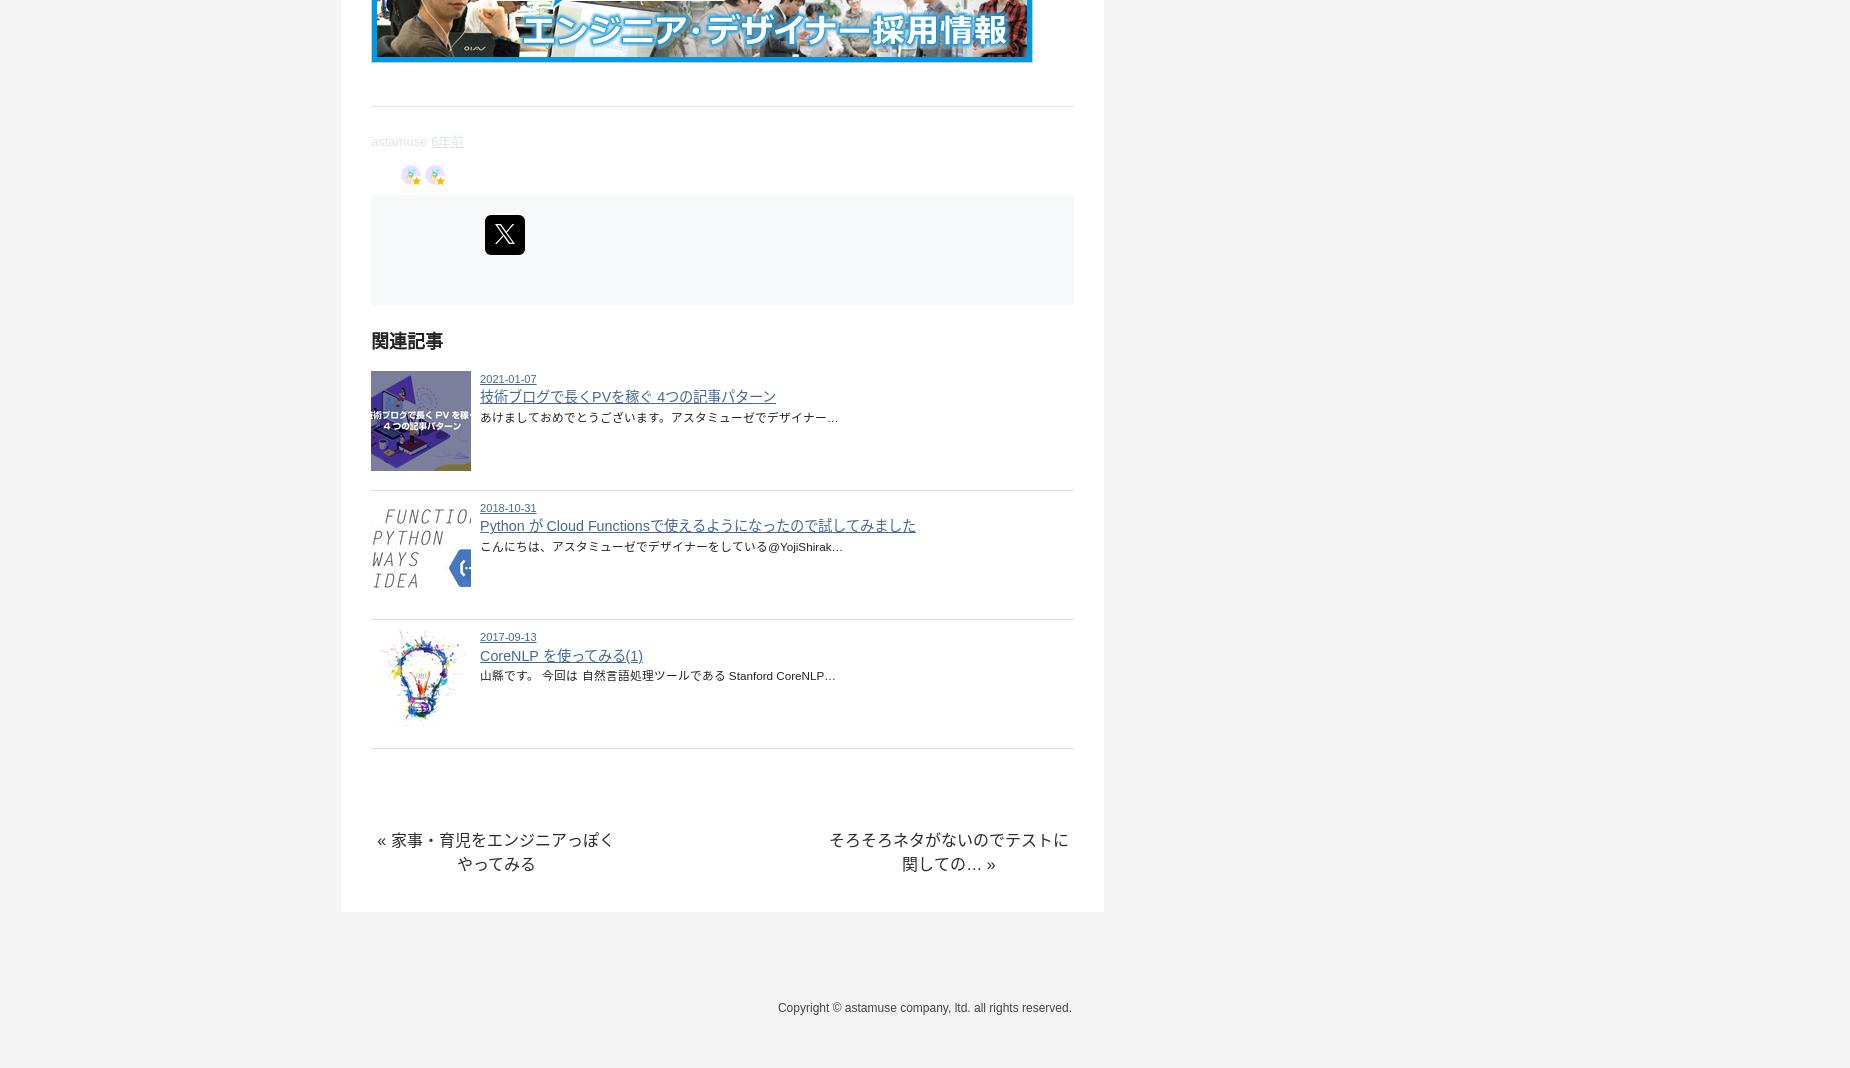  I want to click on '技術ブログで長くPVを稼ぐ 4つの記事パターン', so click(628, 395).